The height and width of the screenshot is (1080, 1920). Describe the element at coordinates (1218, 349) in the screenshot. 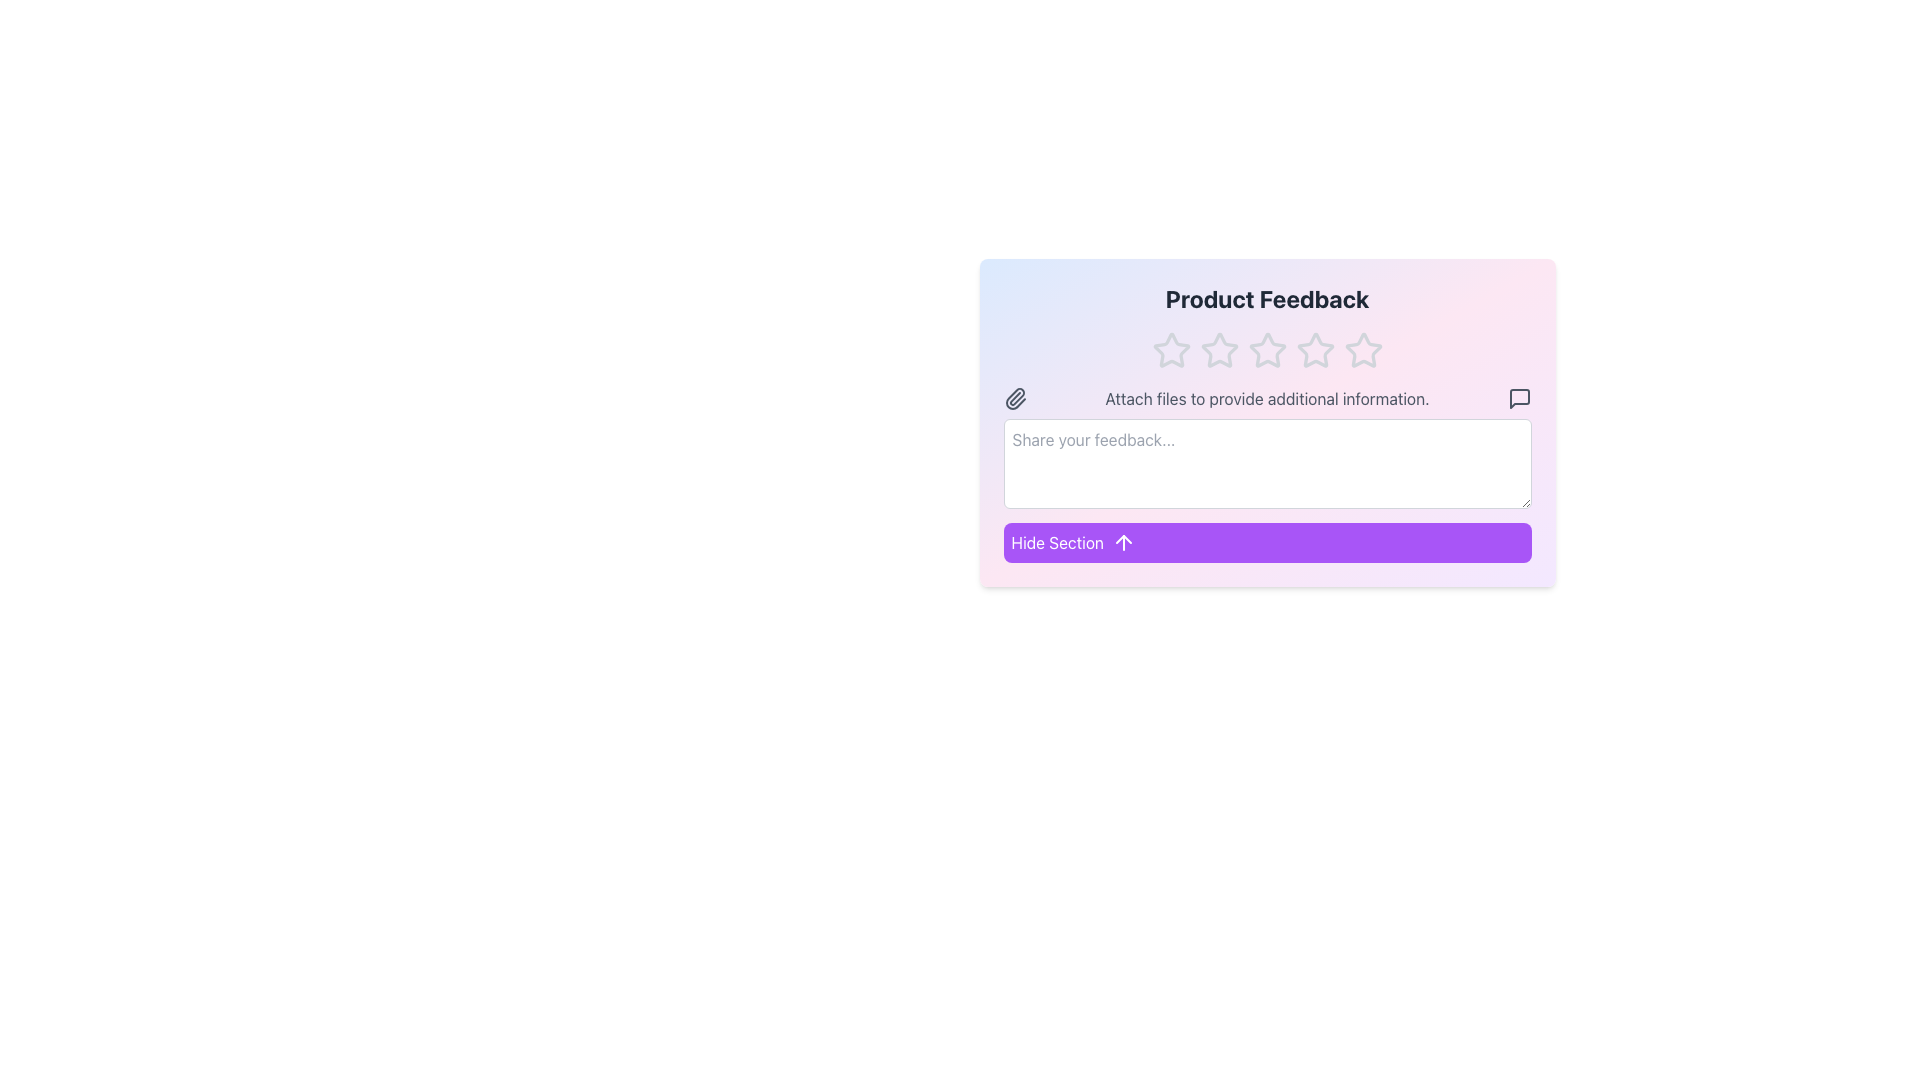

I see `the mouse from the second star icon in the rating system` at that location.